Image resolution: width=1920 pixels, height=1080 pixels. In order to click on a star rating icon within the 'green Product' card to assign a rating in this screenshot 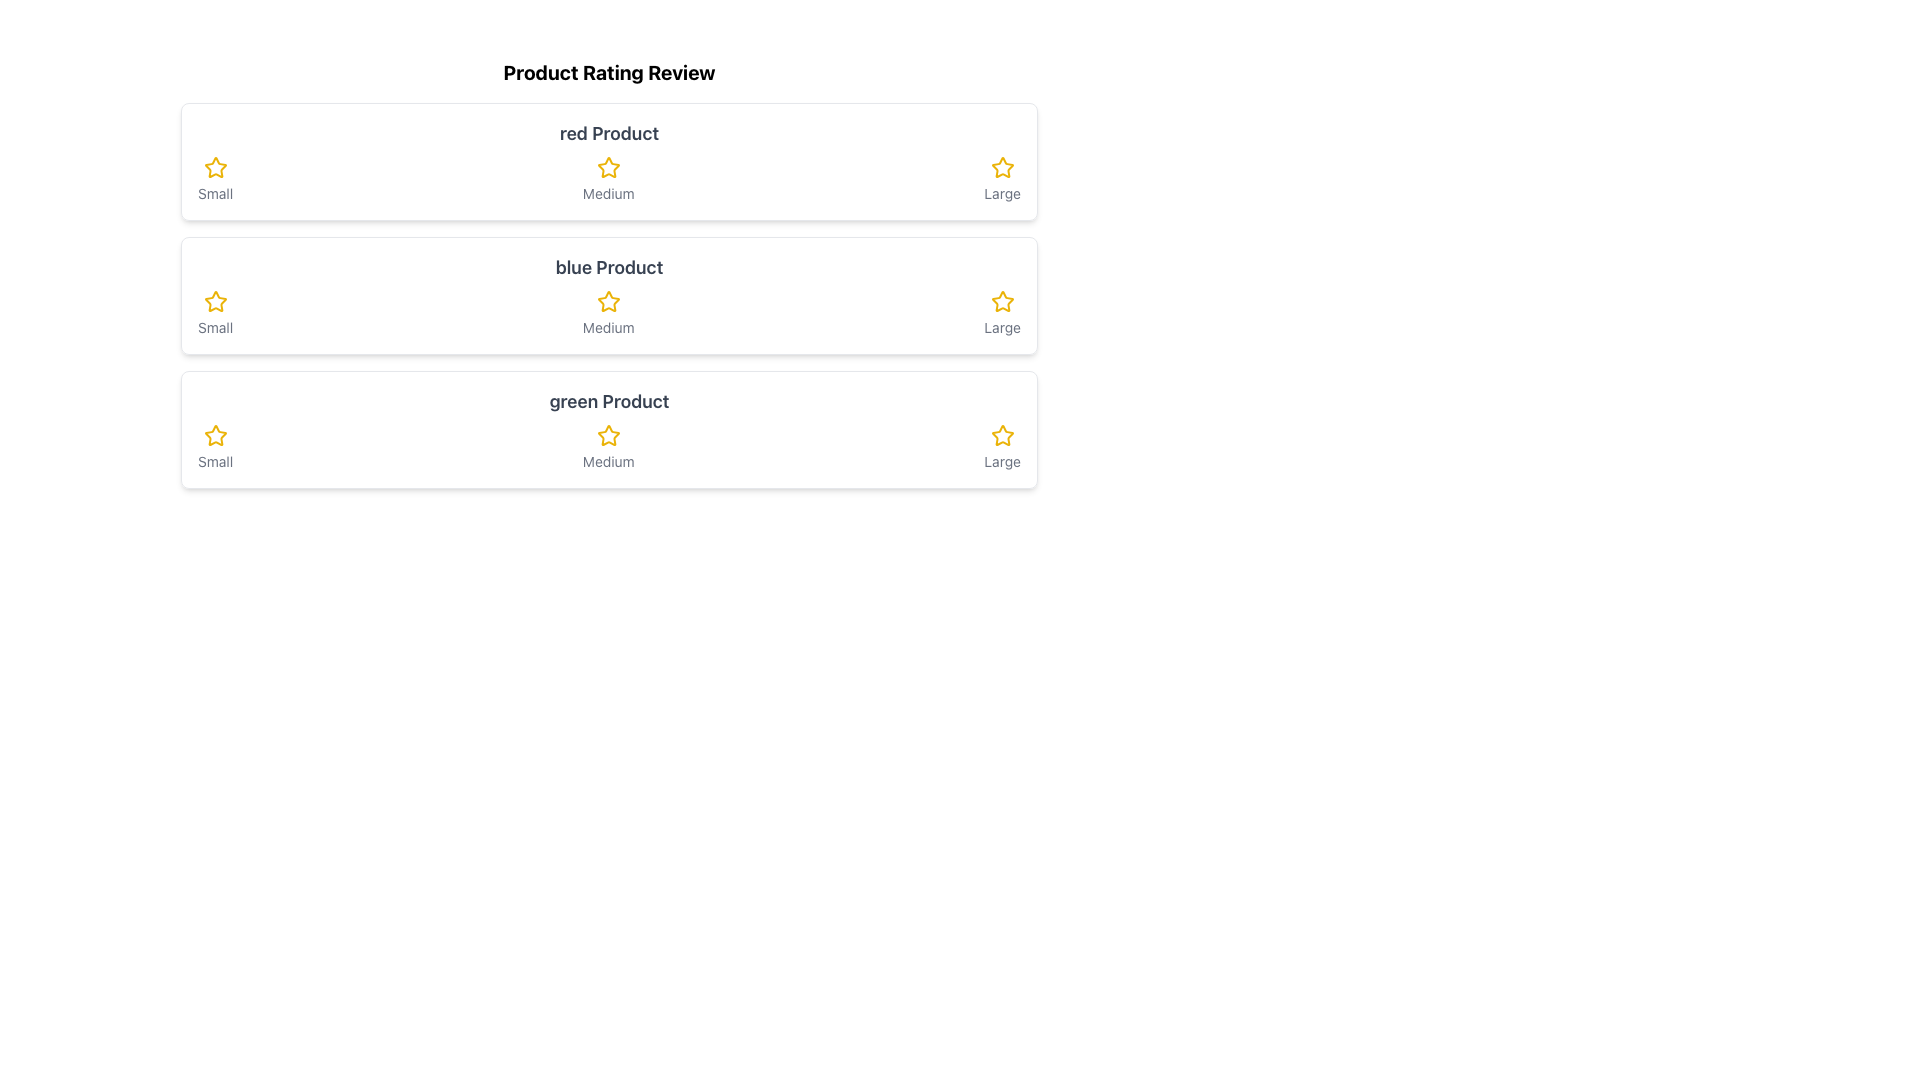, I will do `click(608, 428)`.